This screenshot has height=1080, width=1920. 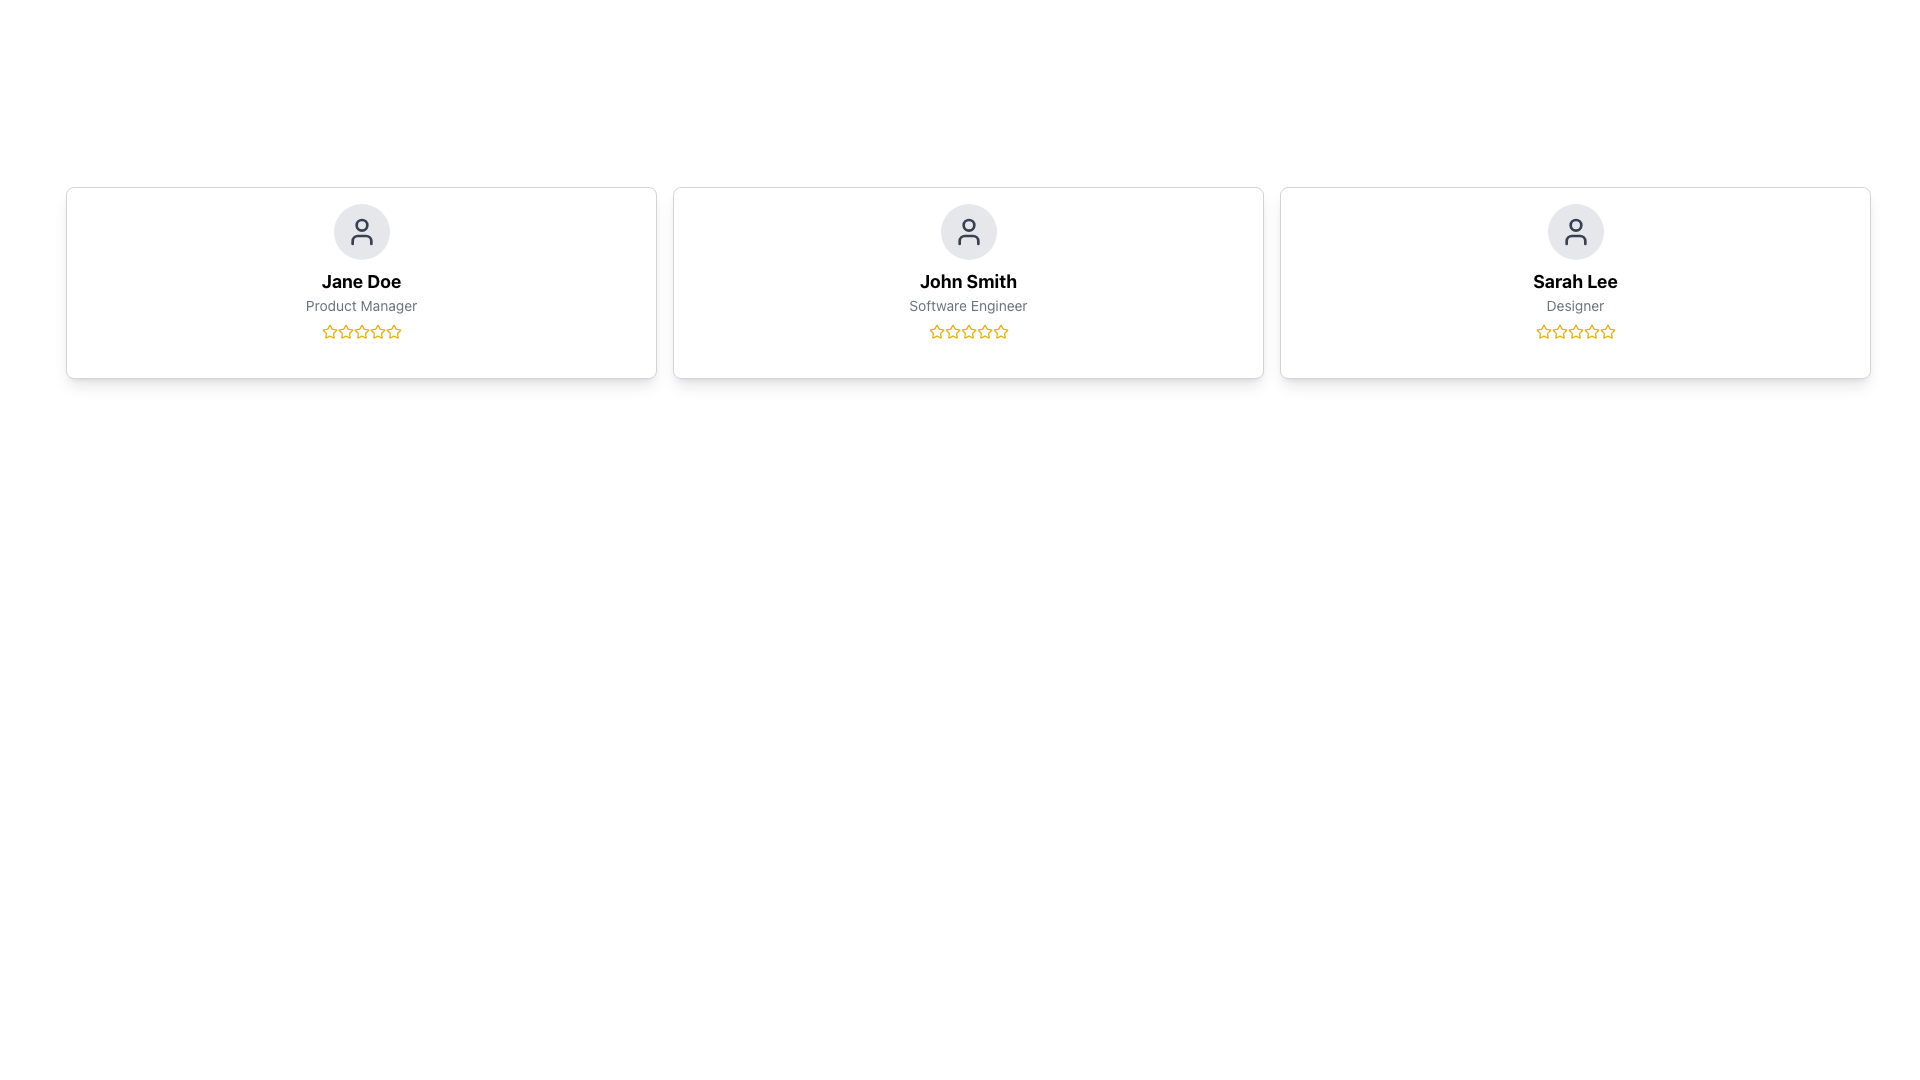 I want to click on the first star in the five-star rating system for 'John Smith, Software Engineer' located at the center of the interface, so click(x=935, y=330).